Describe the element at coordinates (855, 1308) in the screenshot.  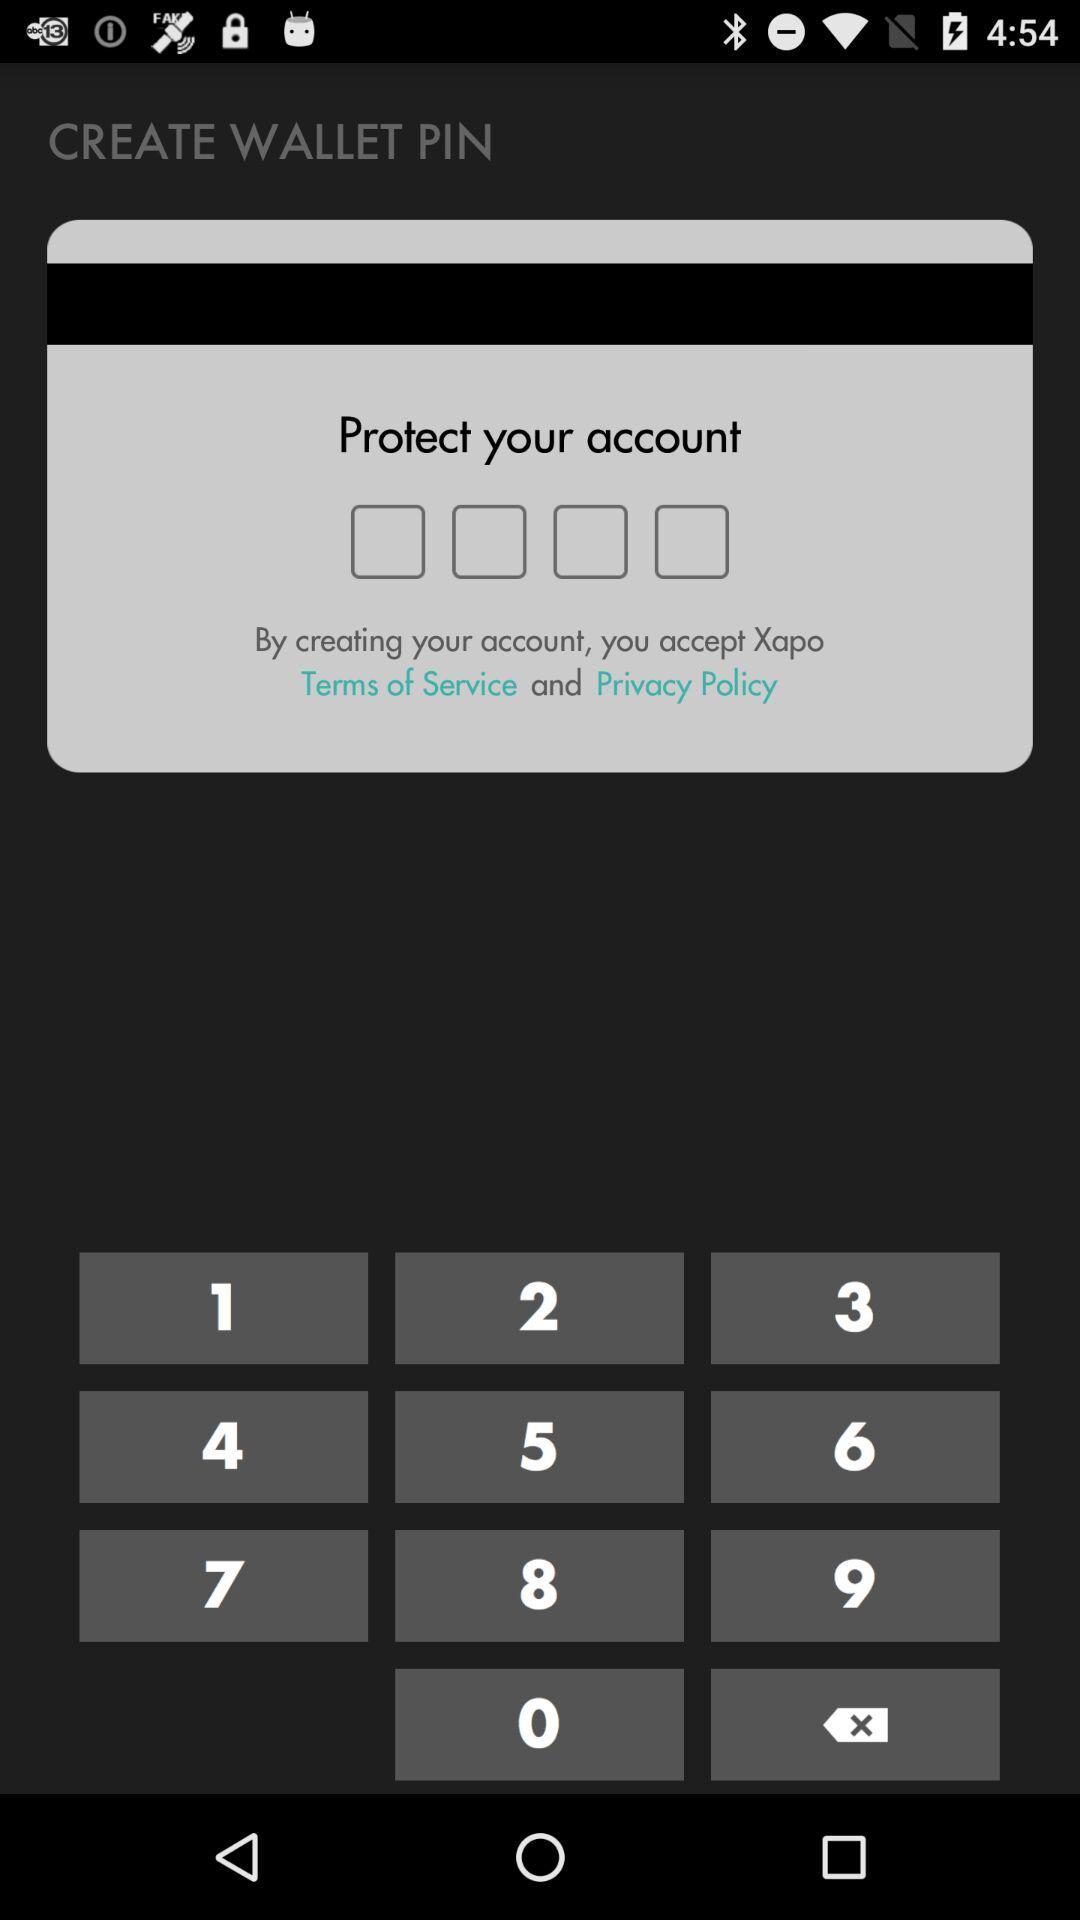
I see `number three` at that location.